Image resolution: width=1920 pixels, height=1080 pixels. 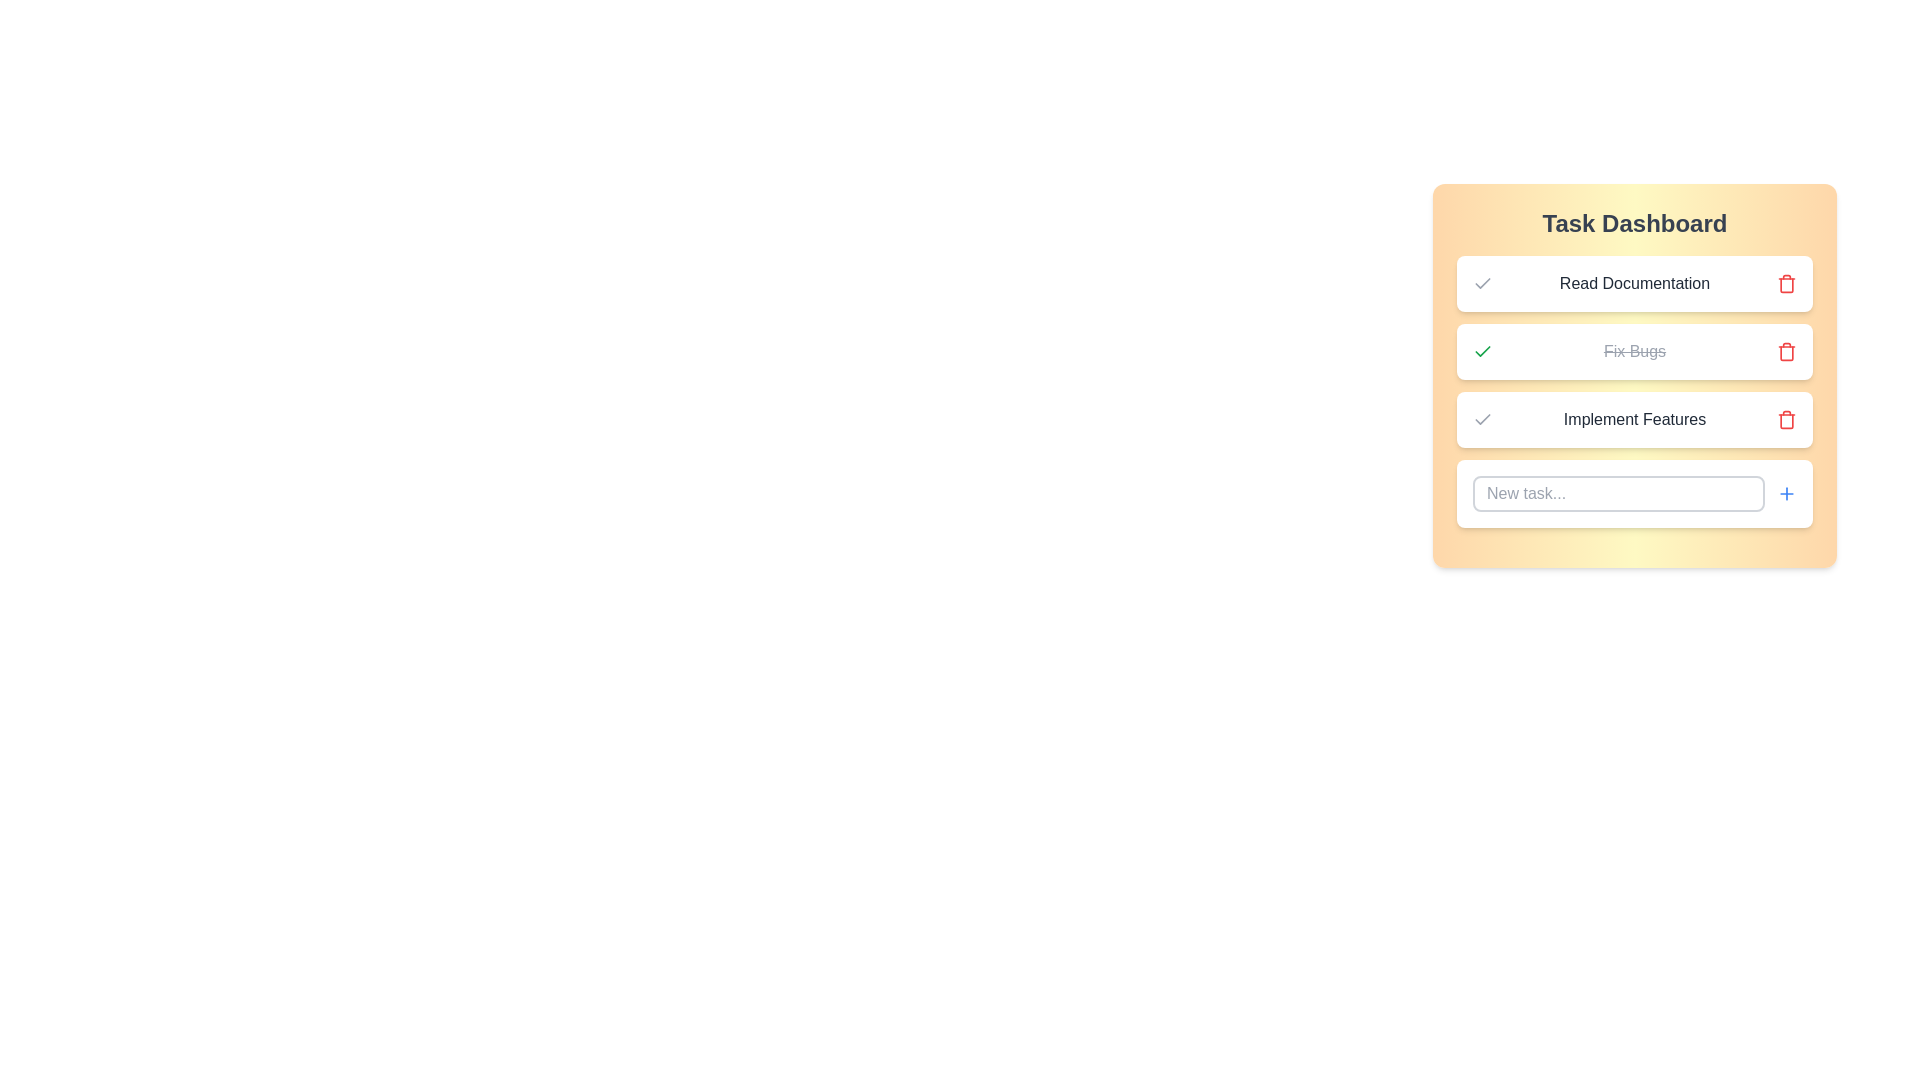 What do you see at coordinates (1786, 284) in the screenshot?
I see `the 'Trash' button of the task identified by Read Documentation to remove it` at bounding box center [1786, 284].